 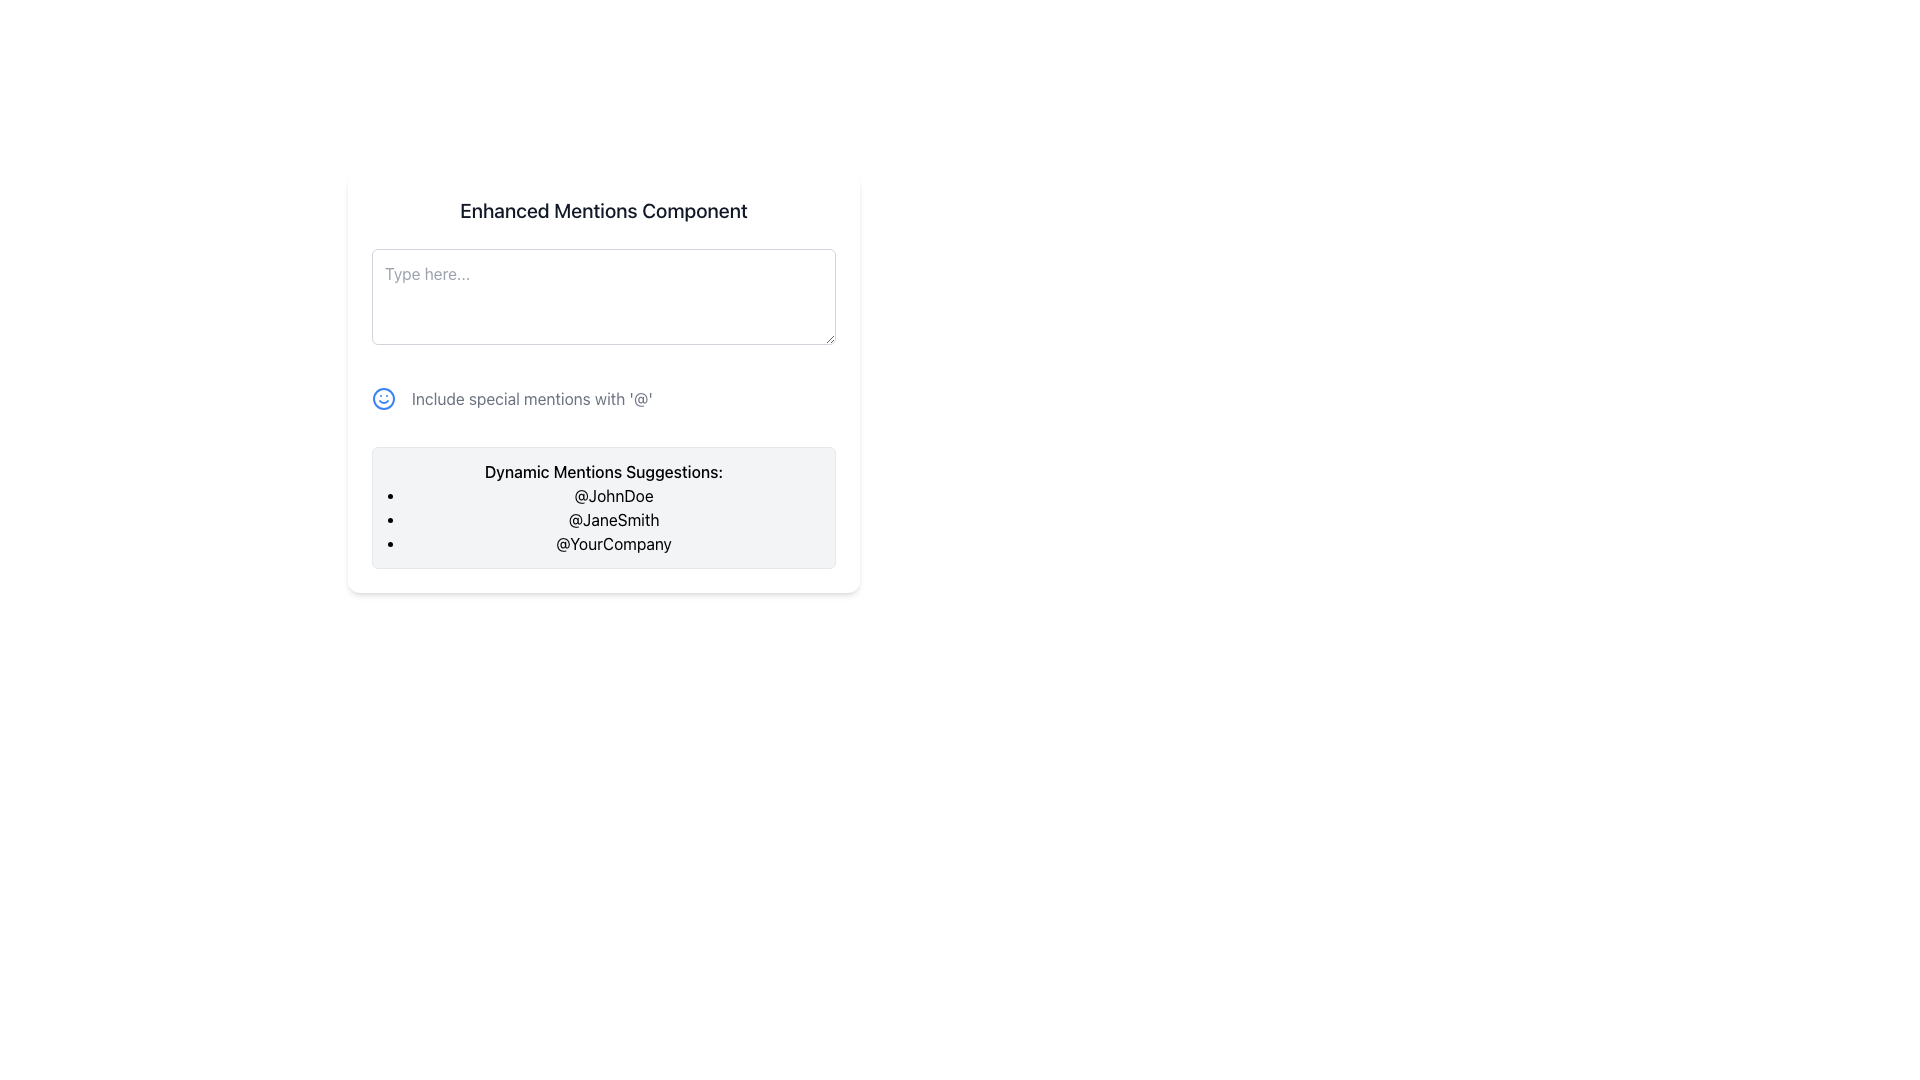 I want to click on the mention suggestion list item containing '@JohnDoe', '@JaneSmith', or '@YourCompany', so click(x=613, y=519).